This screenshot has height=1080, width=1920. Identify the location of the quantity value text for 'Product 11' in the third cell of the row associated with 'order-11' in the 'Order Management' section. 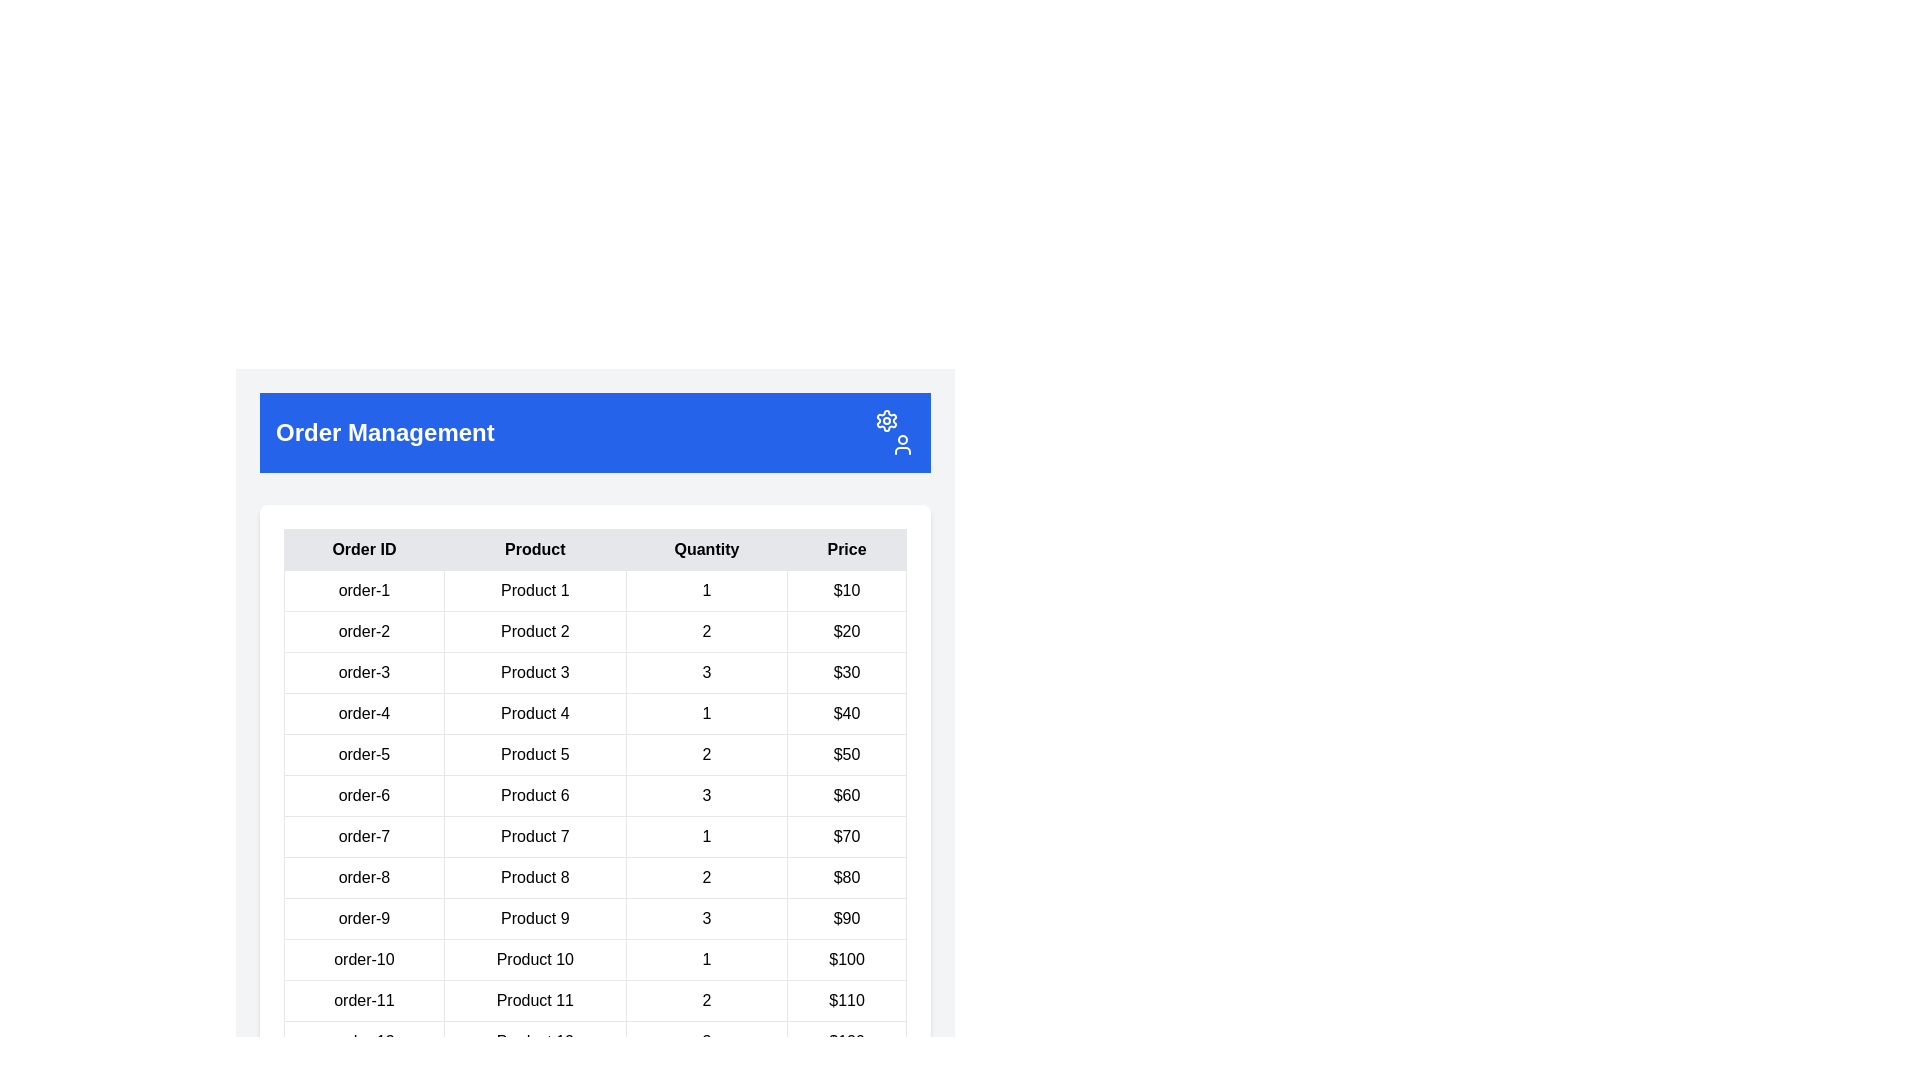
(706, 1001).